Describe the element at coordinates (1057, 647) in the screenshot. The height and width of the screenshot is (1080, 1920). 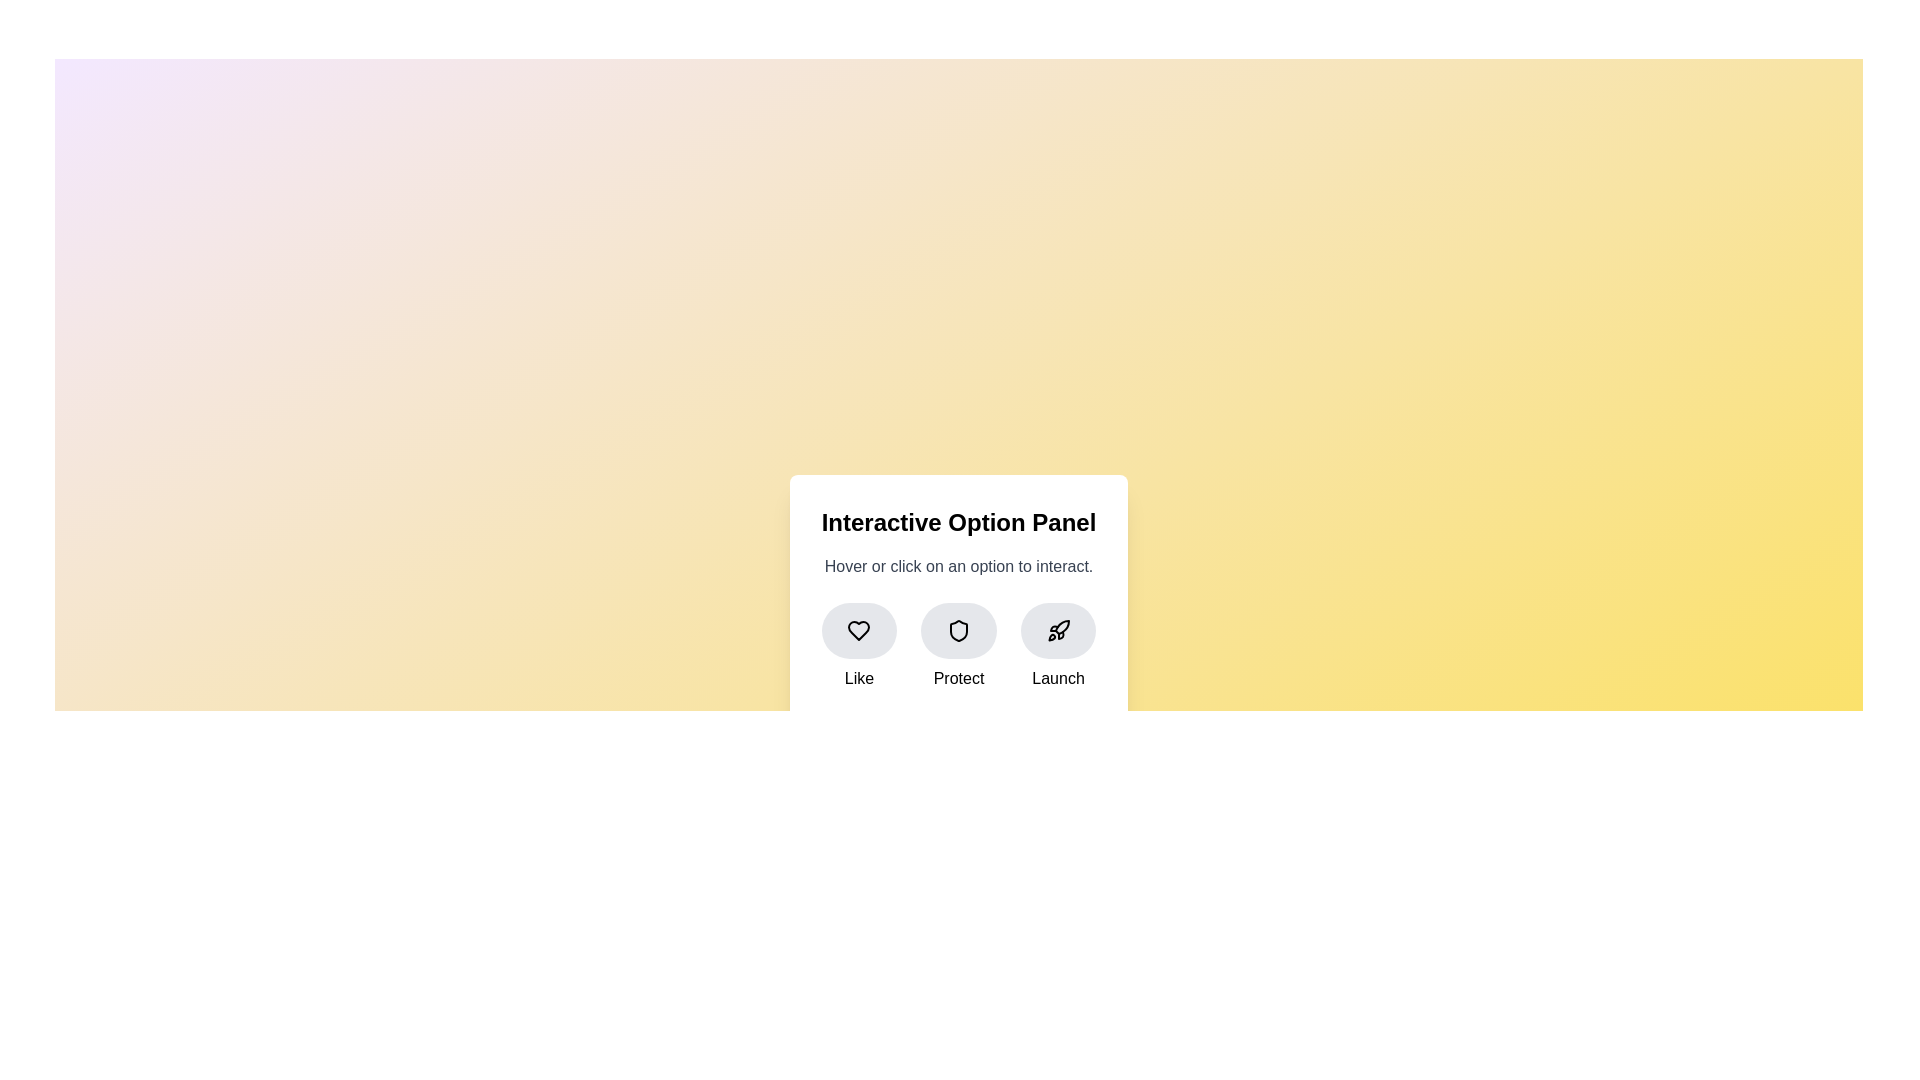
I see `the 'Launch' button located at the bottom-right position among three horizontally arranged options` at that location.